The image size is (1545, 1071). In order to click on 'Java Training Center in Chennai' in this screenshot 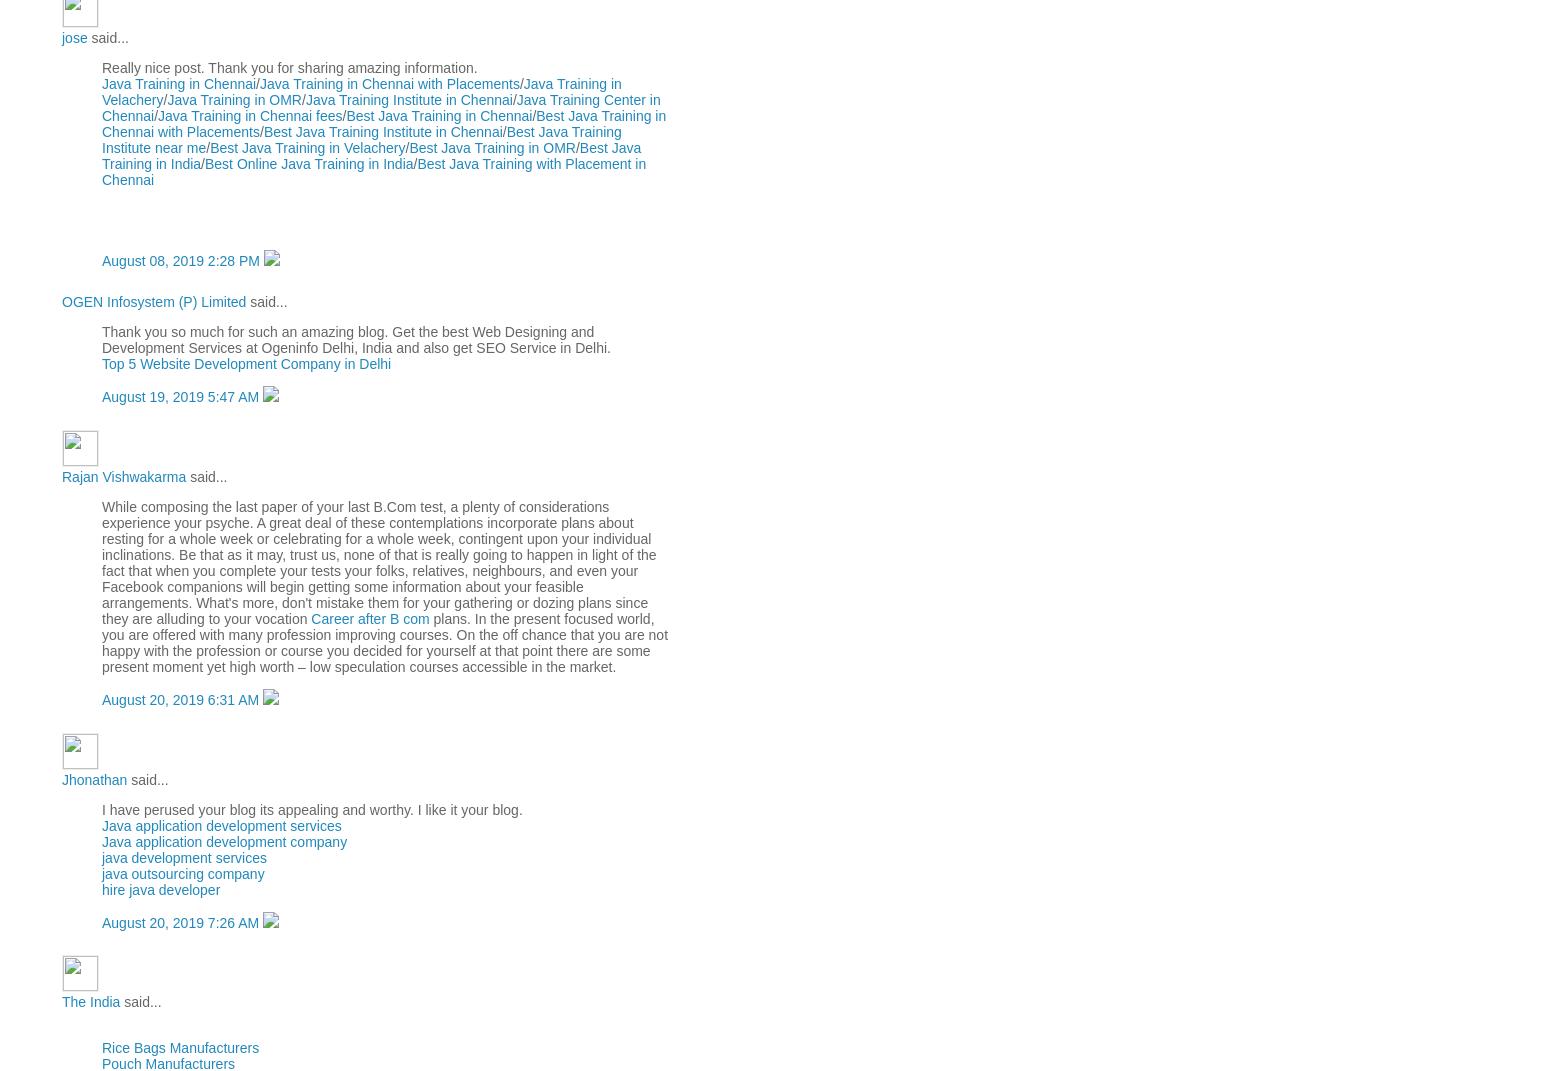, I will do `click(379, 107)`.